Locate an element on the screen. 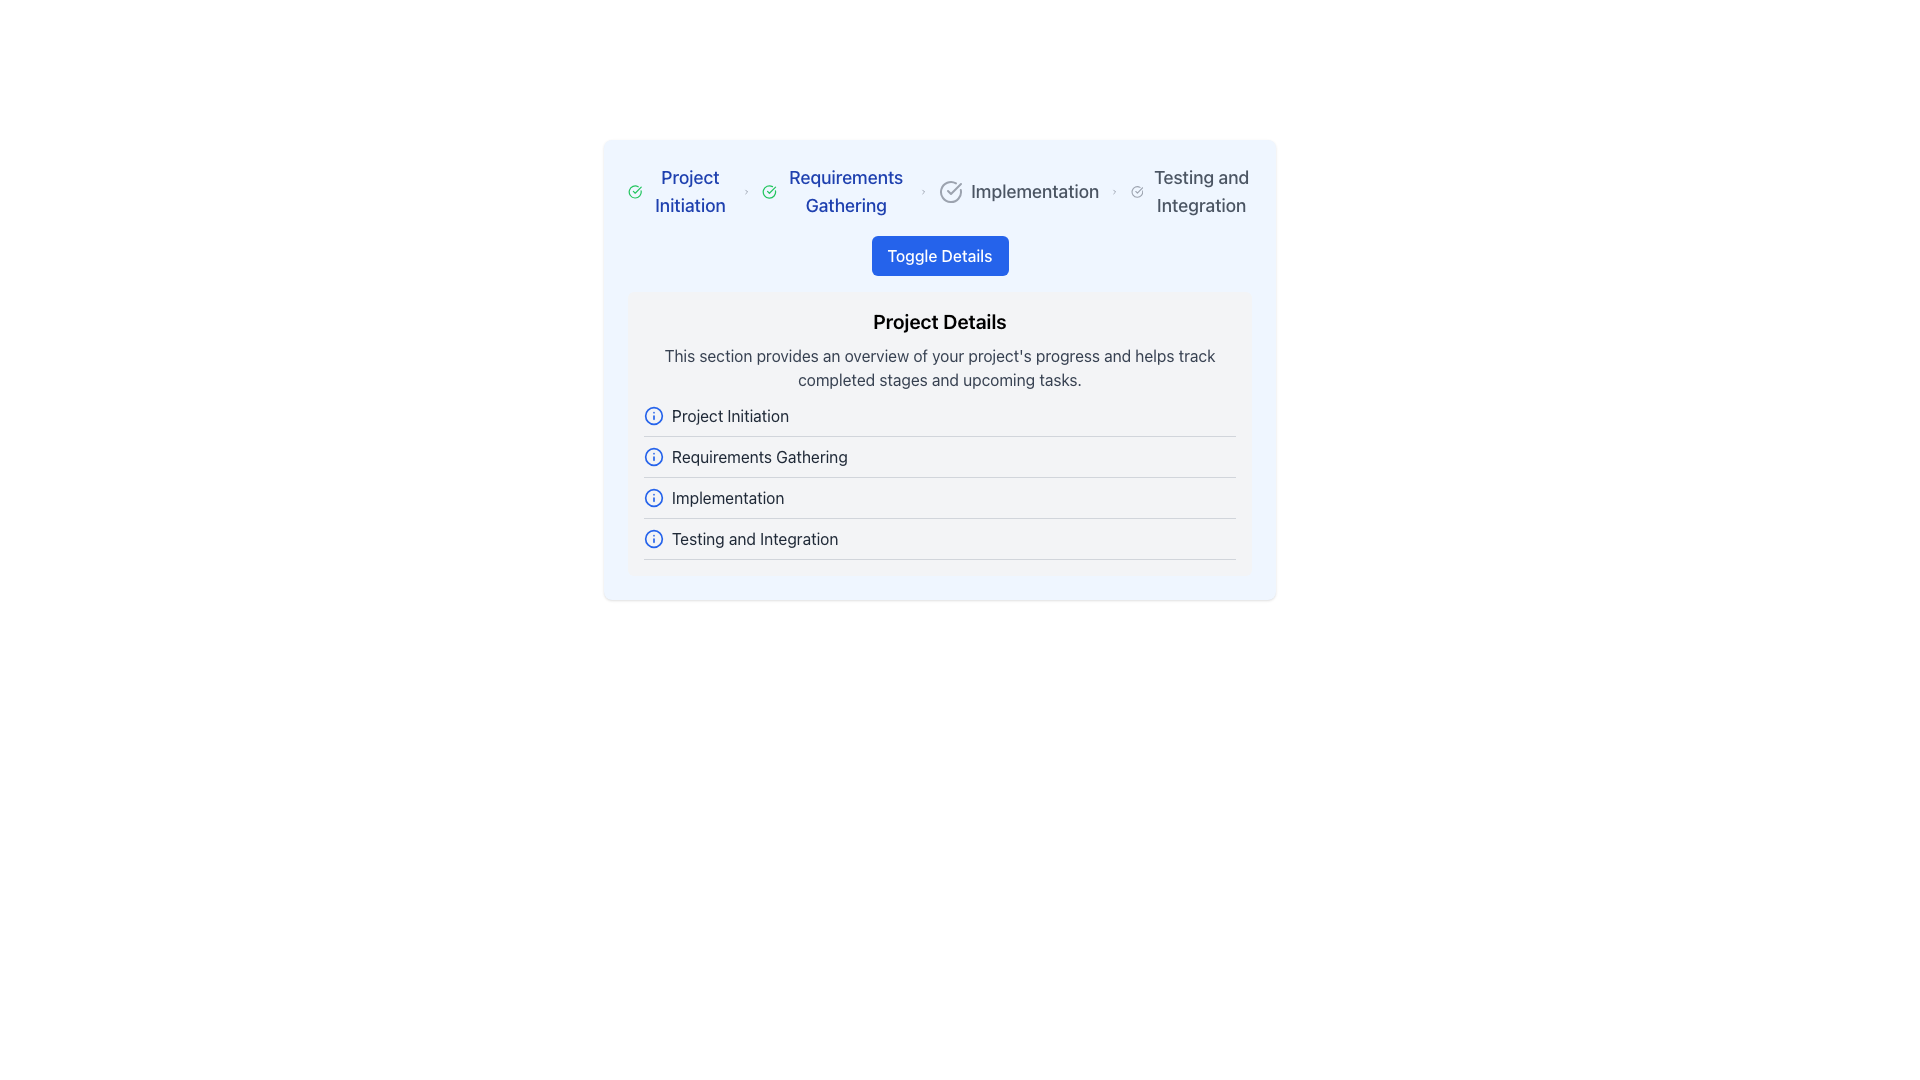 The height and width of the screenshot is (1080, 1920). the non-interactive visual status indicator icon representing the successful completion of the 'Requirements Gathering' phase, which is part of the breadcrumb navigation bar is located at coordinates (768, 192).